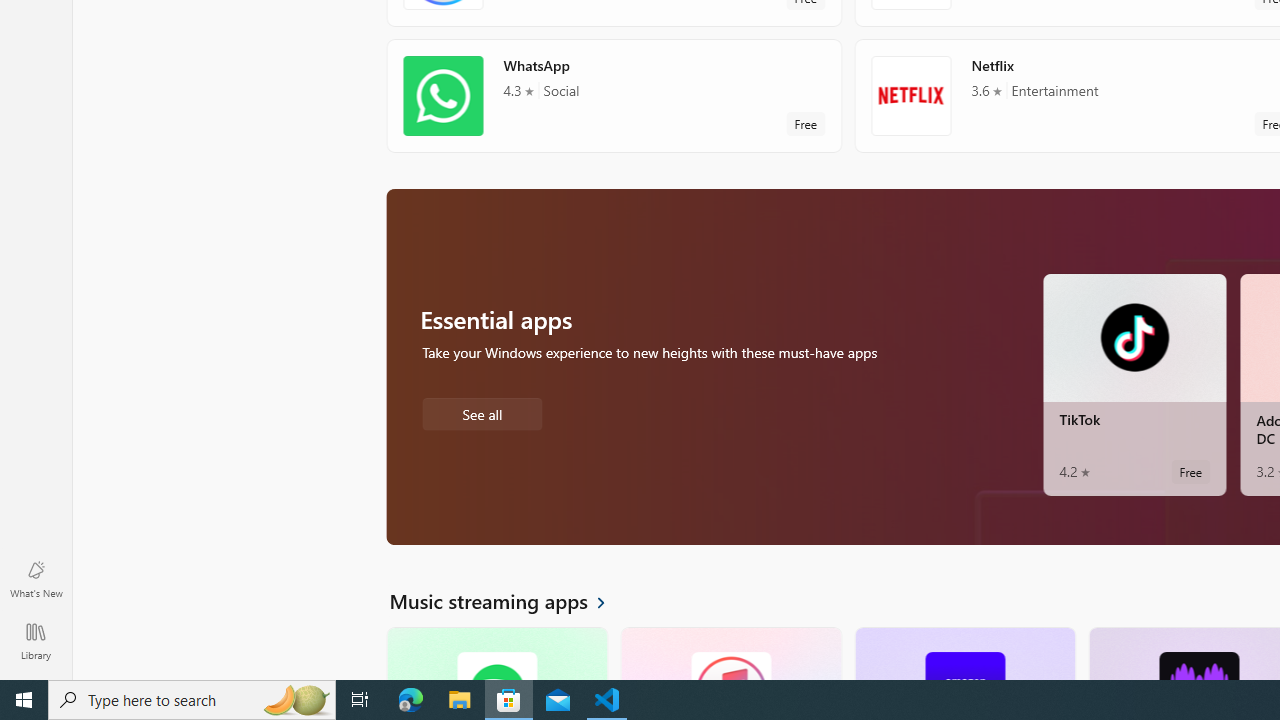  What do you see at coordinates (509, 599) in the screenshot?
I see `'See all  Music streaming apps'` at bounding box center [509, 599].